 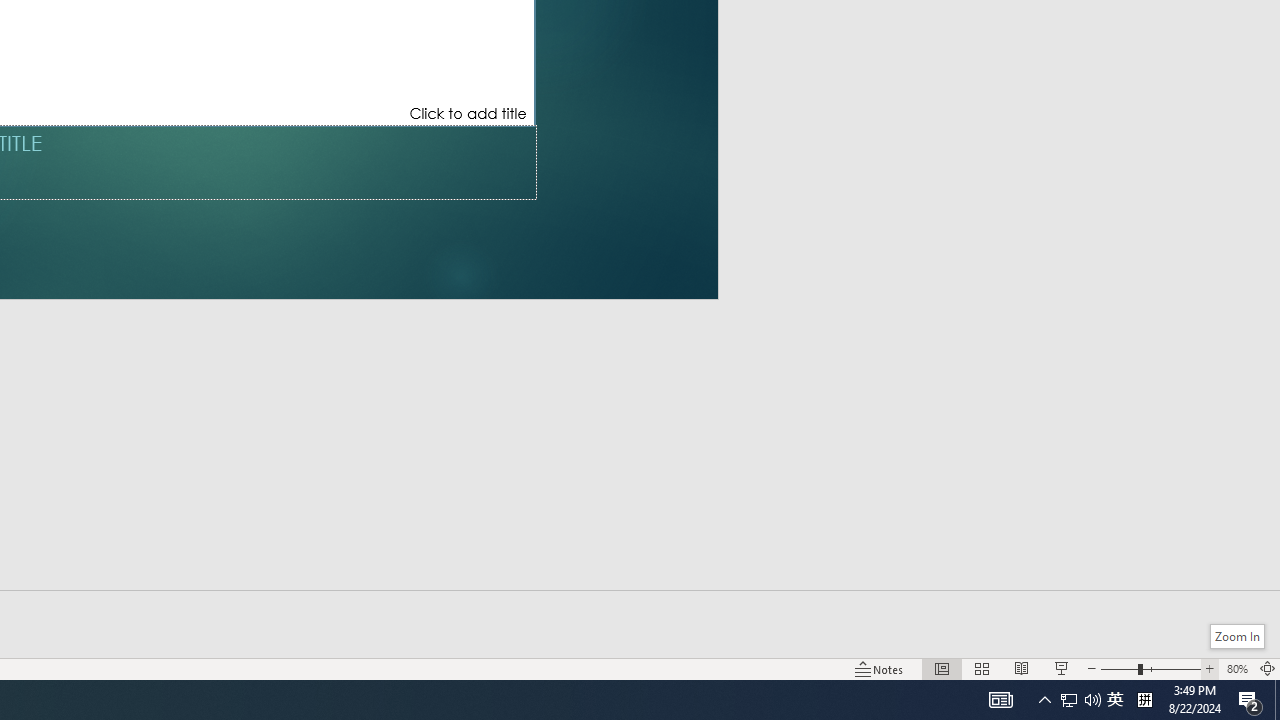 I want to click on 'Zoom 80%', so click(x=1236, y=669).